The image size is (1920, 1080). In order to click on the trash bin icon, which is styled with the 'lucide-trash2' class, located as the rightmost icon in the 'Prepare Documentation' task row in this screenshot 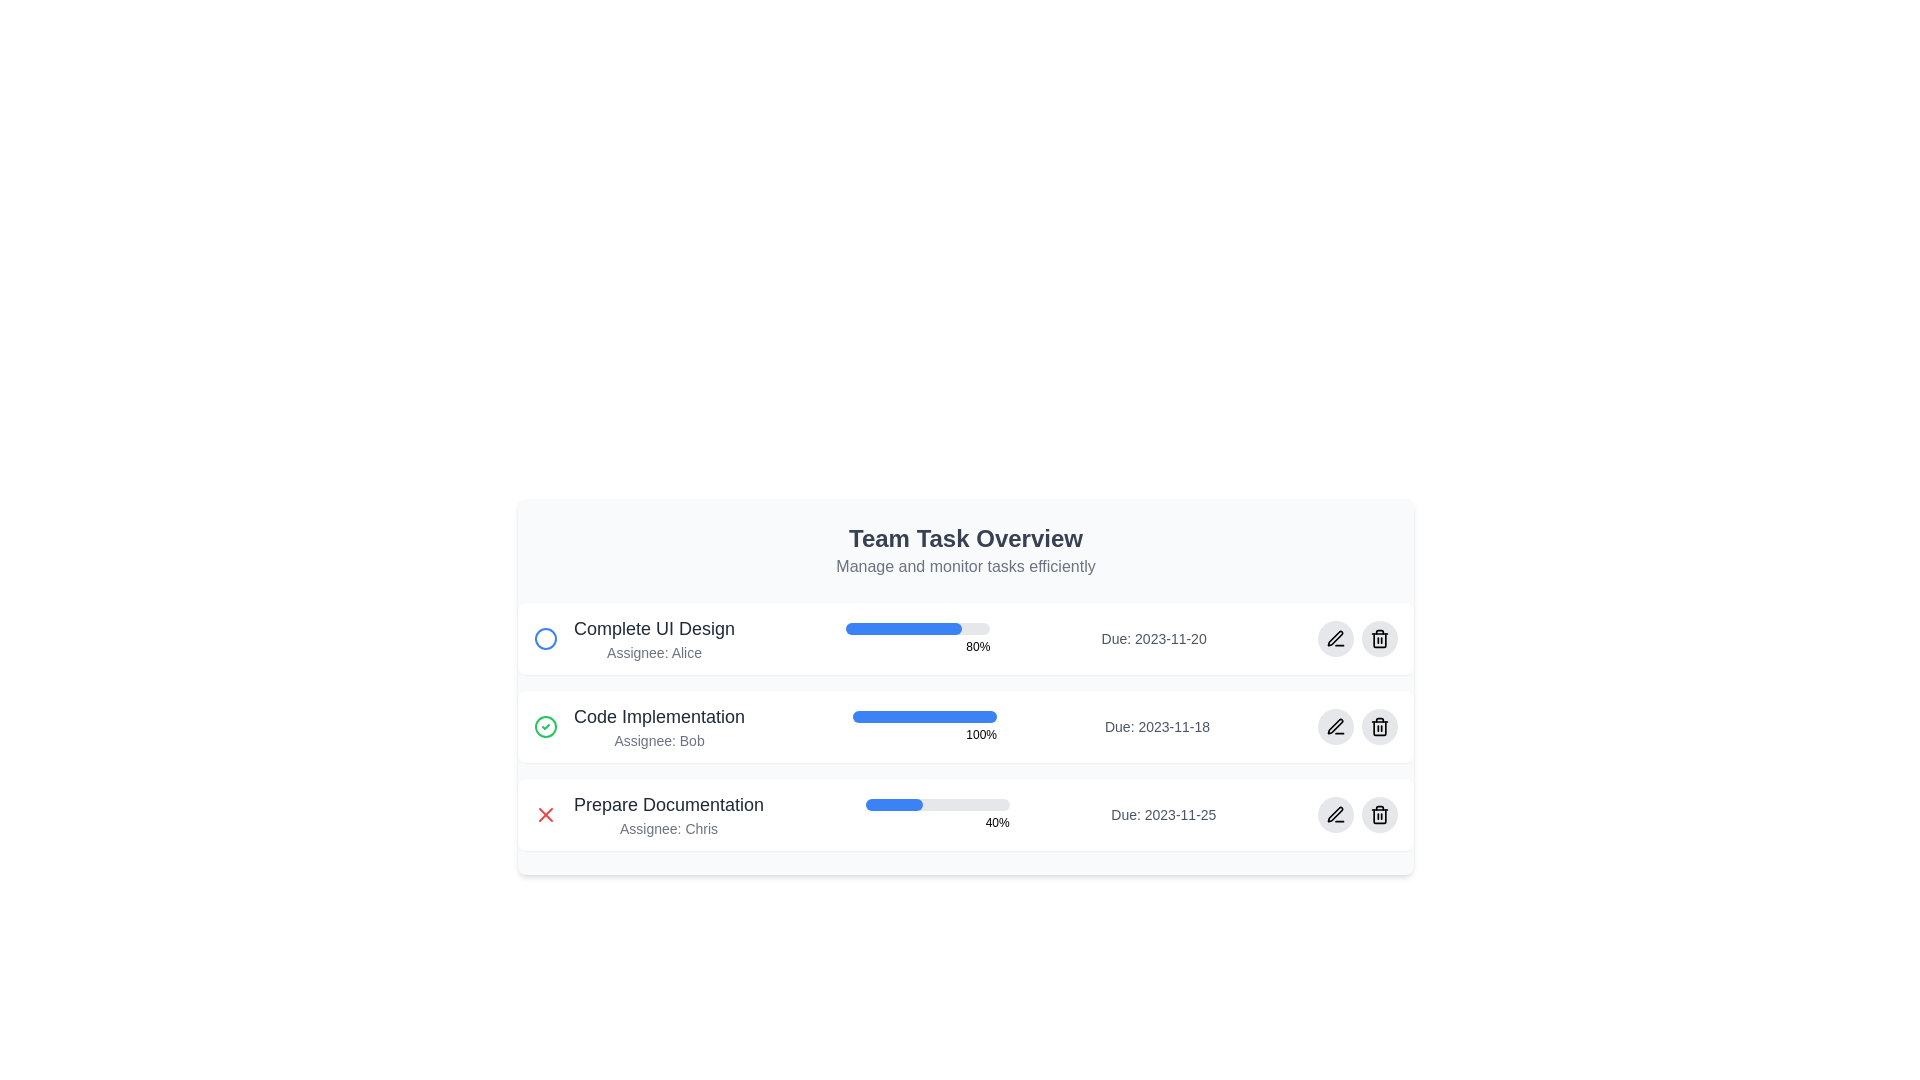, I will do `click(1378, 639)`.